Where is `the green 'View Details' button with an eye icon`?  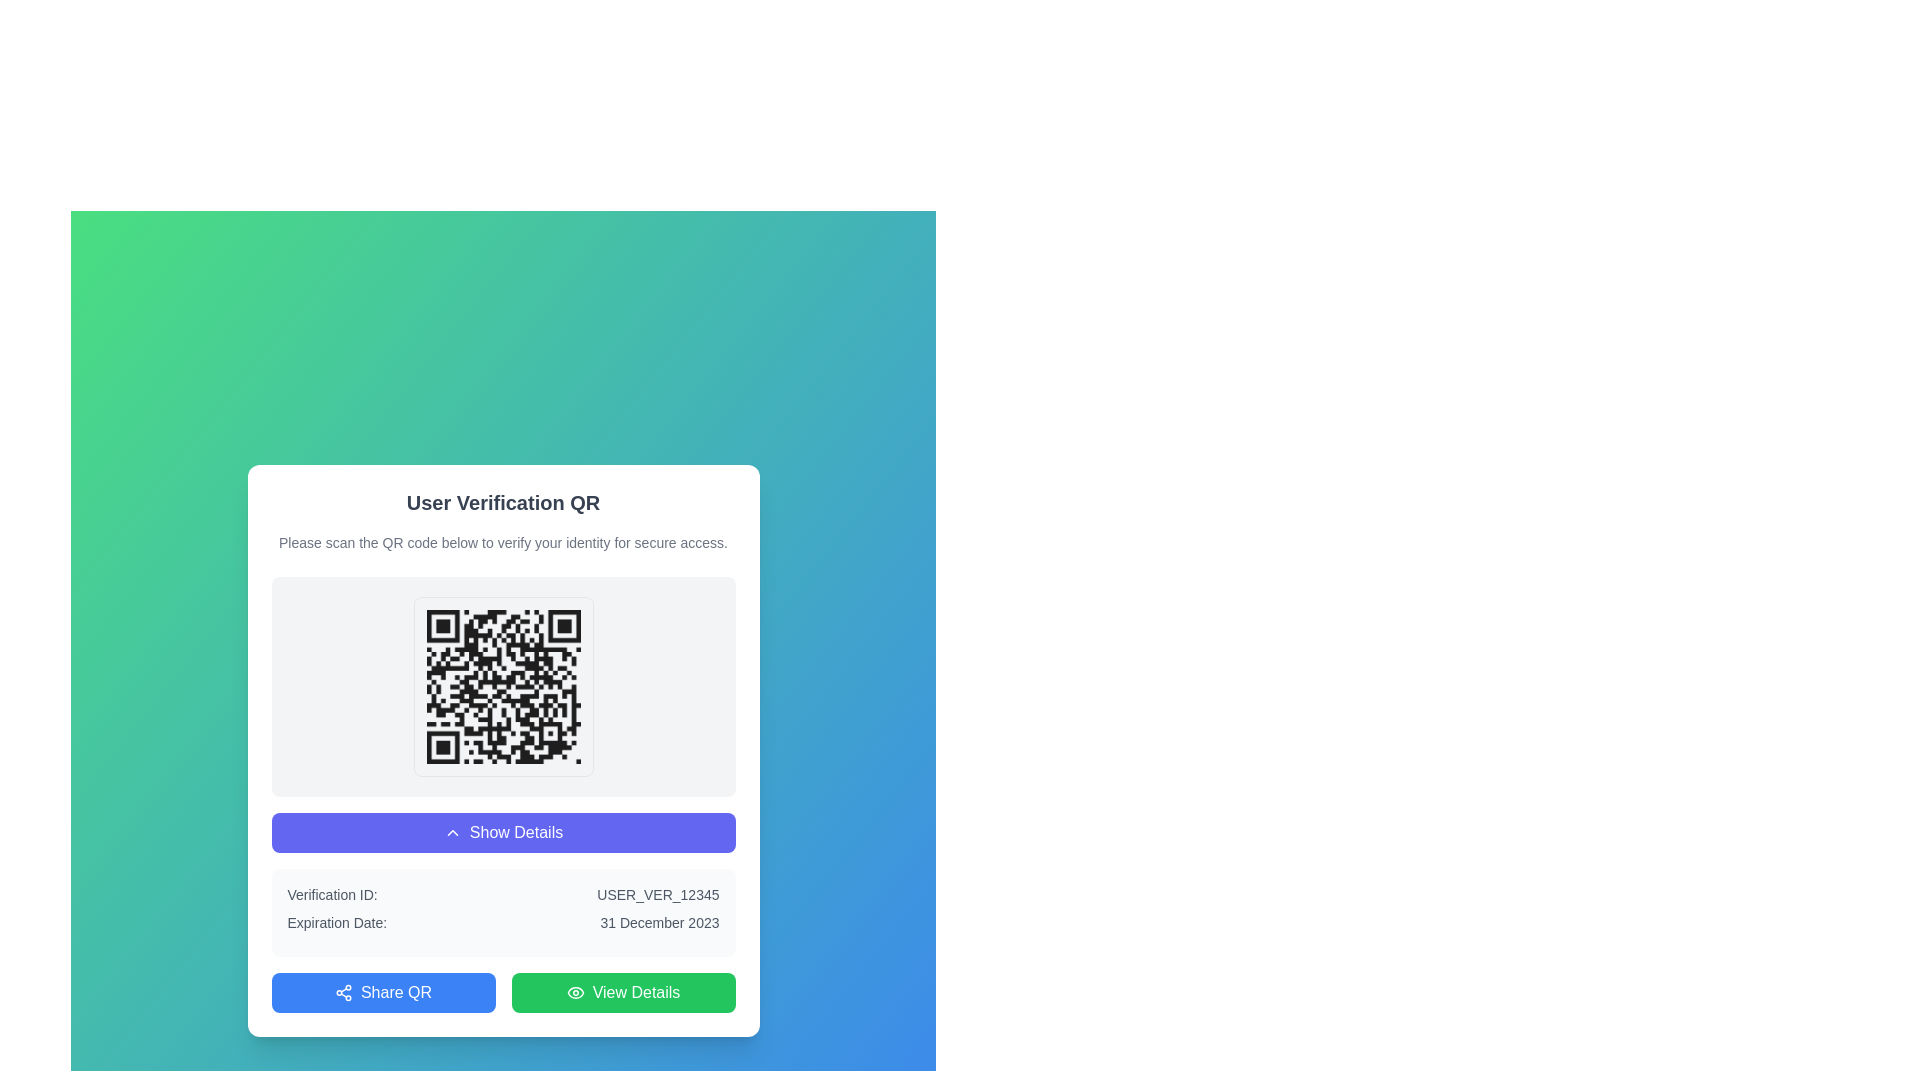 the green 'View Details' button with an eye icon is located at coordinates (622, 992).